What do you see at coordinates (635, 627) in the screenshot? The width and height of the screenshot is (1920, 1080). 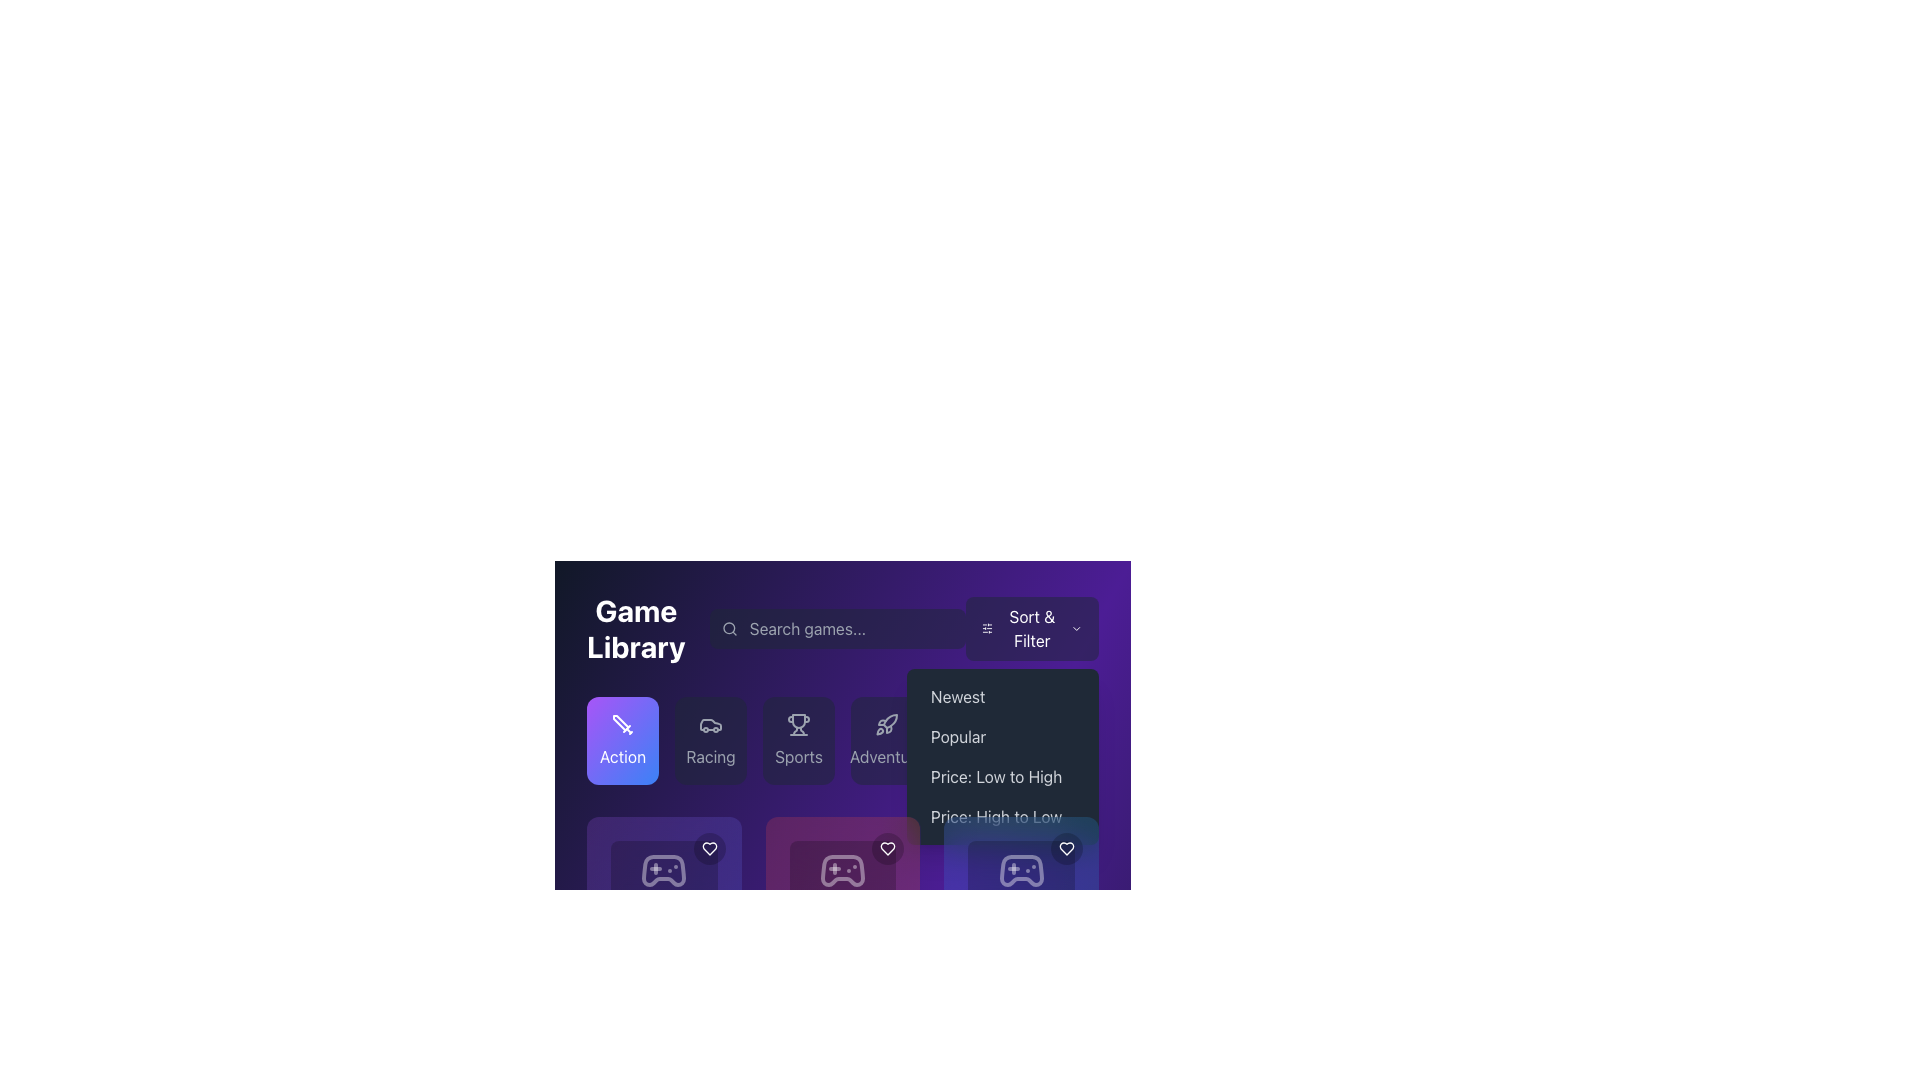 I see `the text label that reads 'Game Library', which is bold and large-sized, styled in white color against a dark background, and positioned at the top-left corner of the interface` at bounding box center [635, 627].